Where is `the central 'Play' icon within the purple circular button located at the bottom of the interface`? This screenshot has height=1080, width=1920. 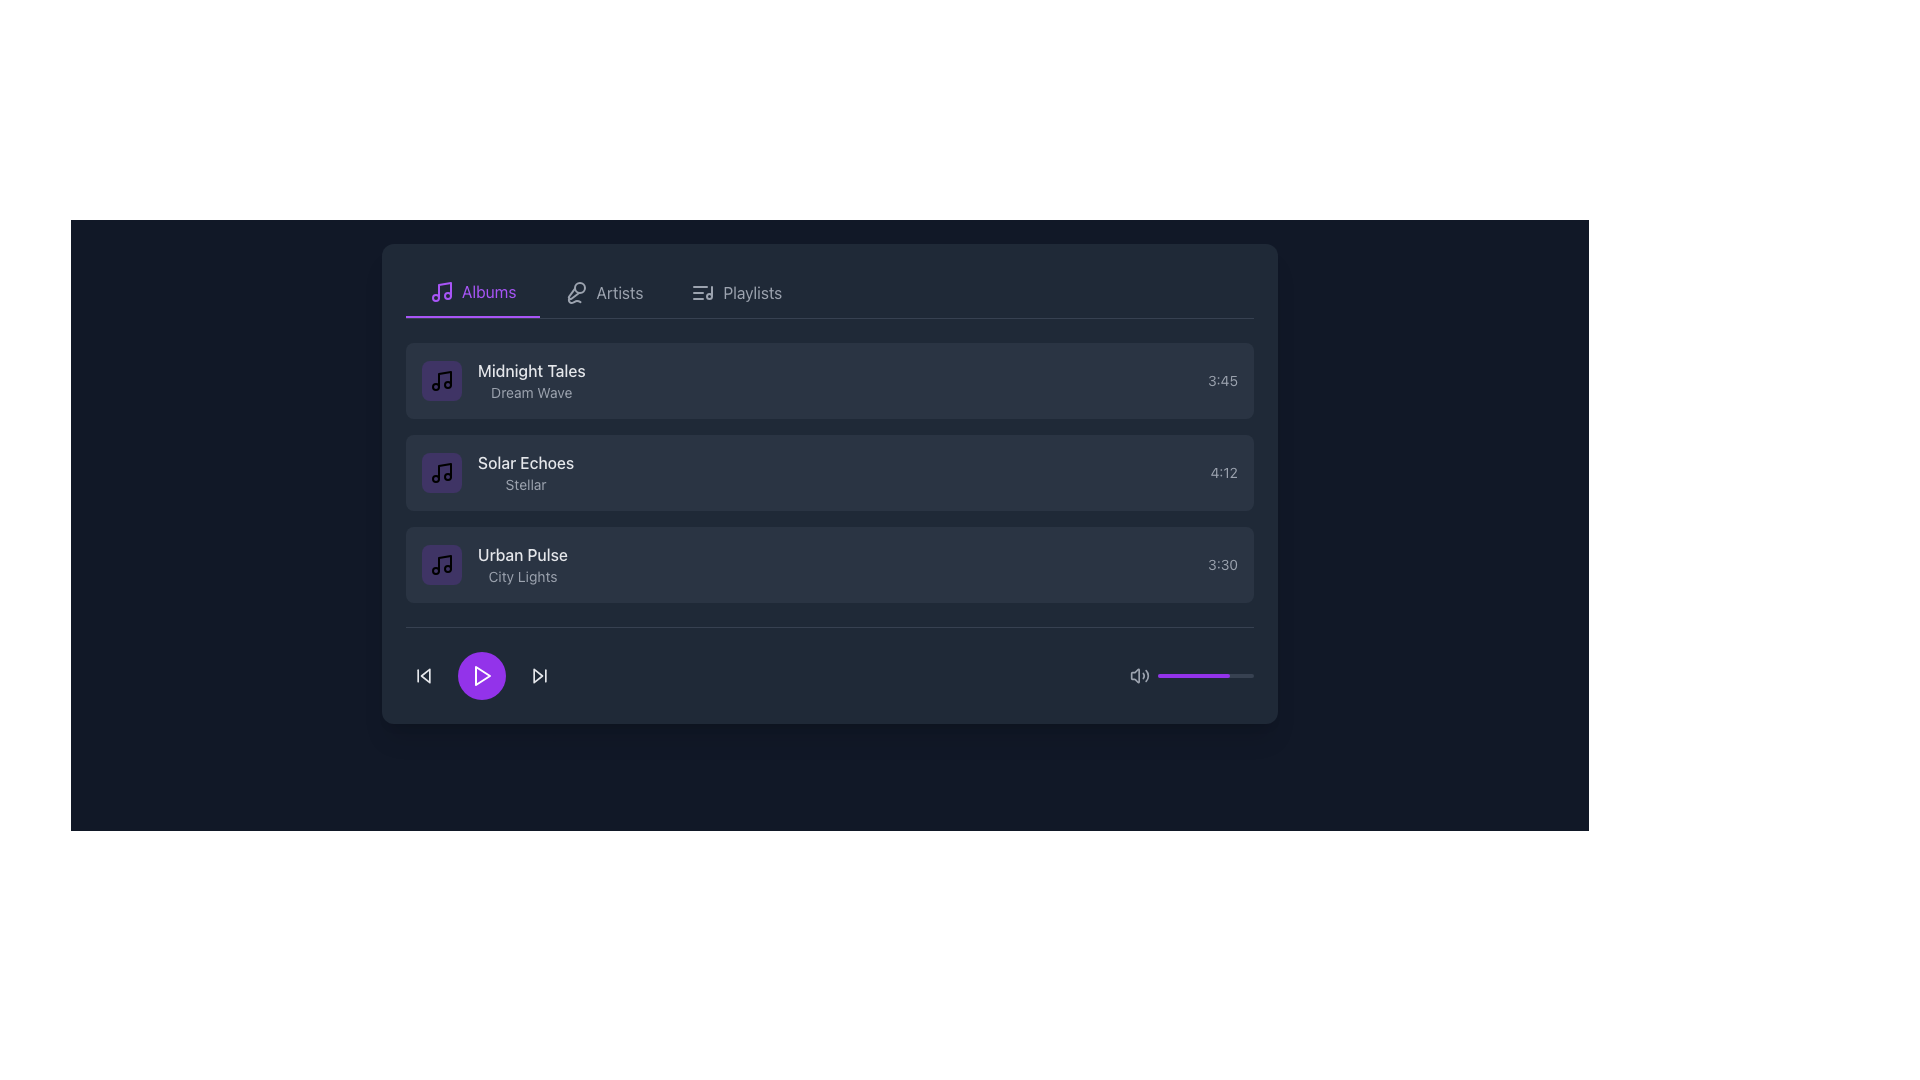
the central 'Play' icon within the purple circular button located at the bottom of the interface is located at coordinates (481, 675).